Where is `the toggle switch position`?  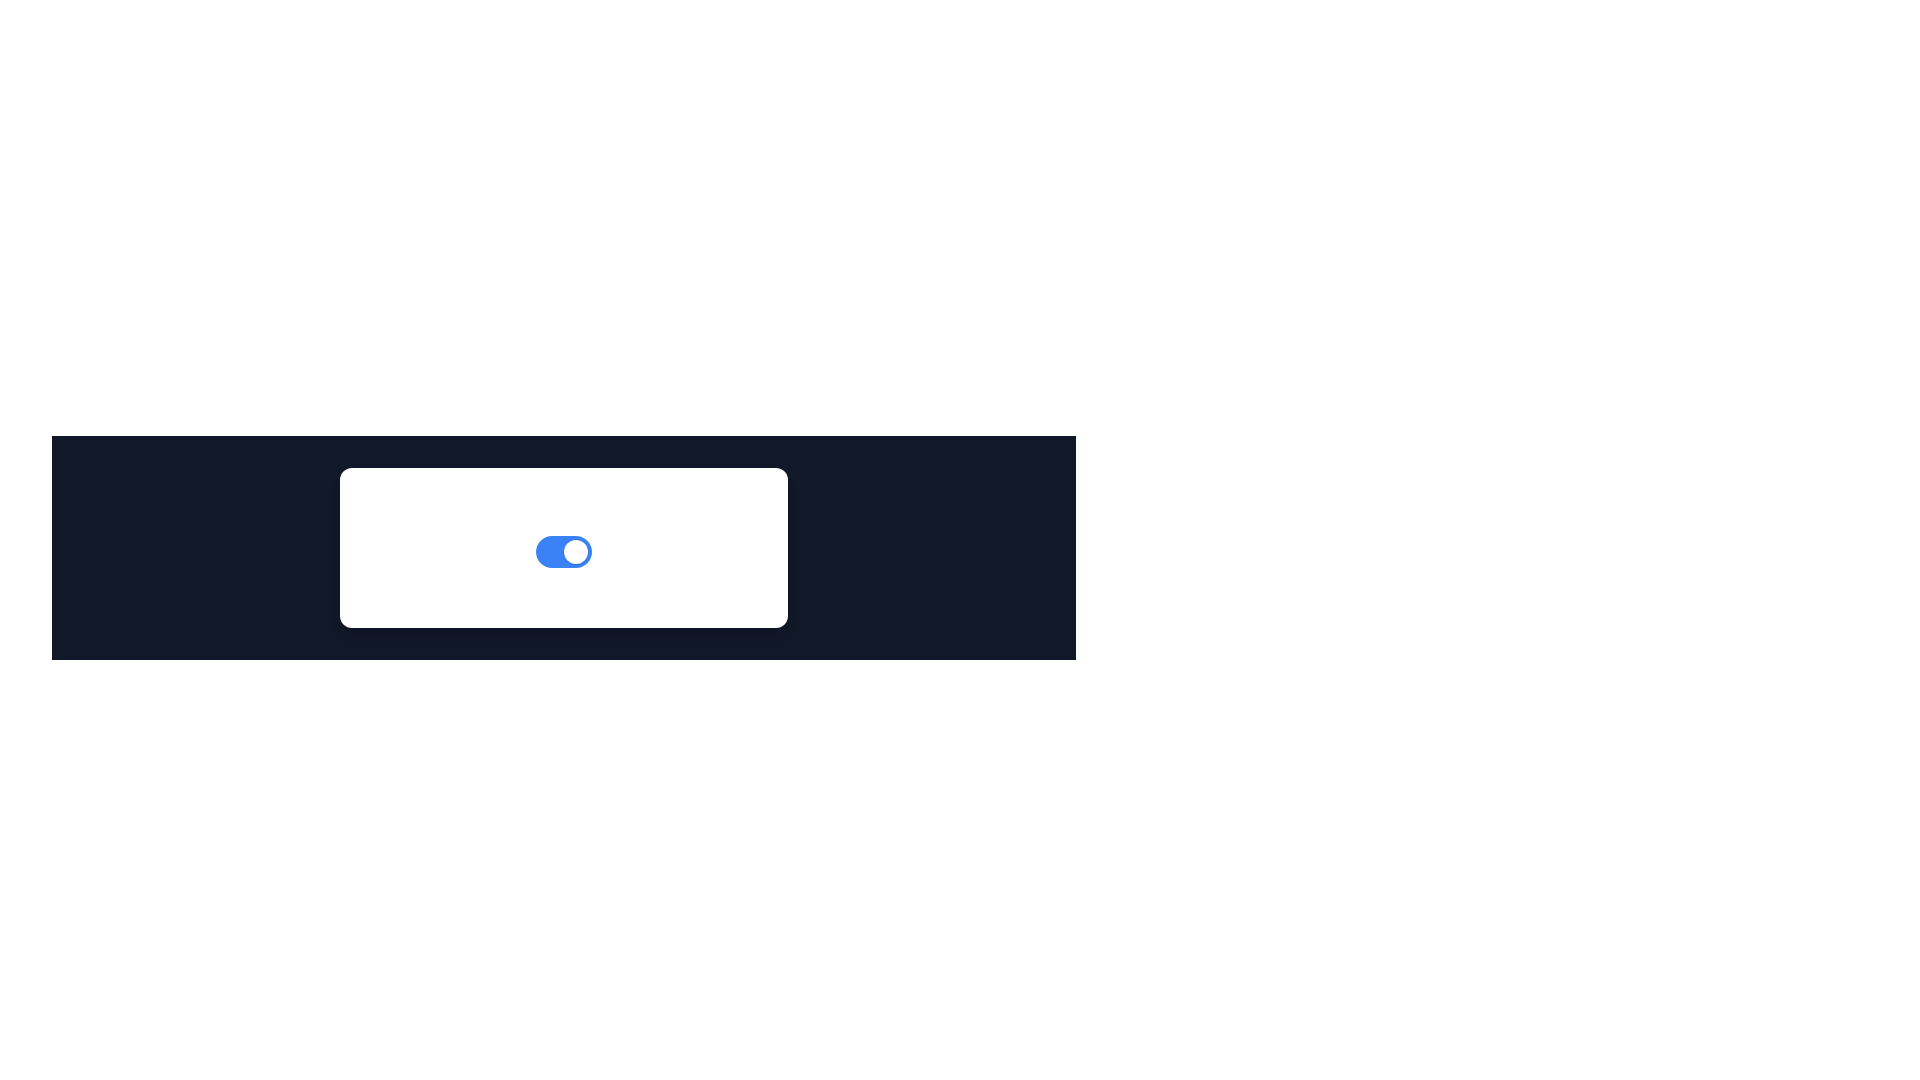
the toggle switch position is located at coordinates (579, 551).